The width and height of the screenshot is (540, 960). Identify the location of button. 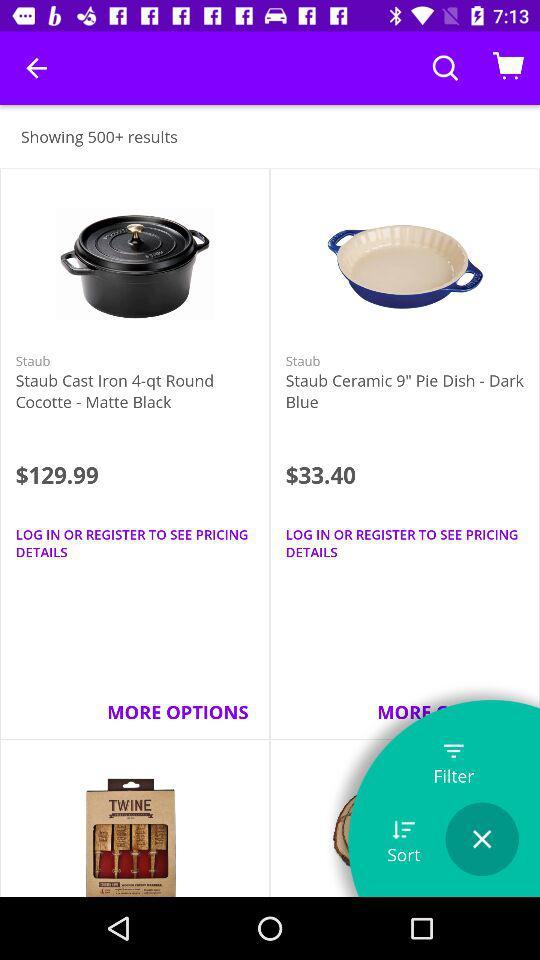
(481, 839).